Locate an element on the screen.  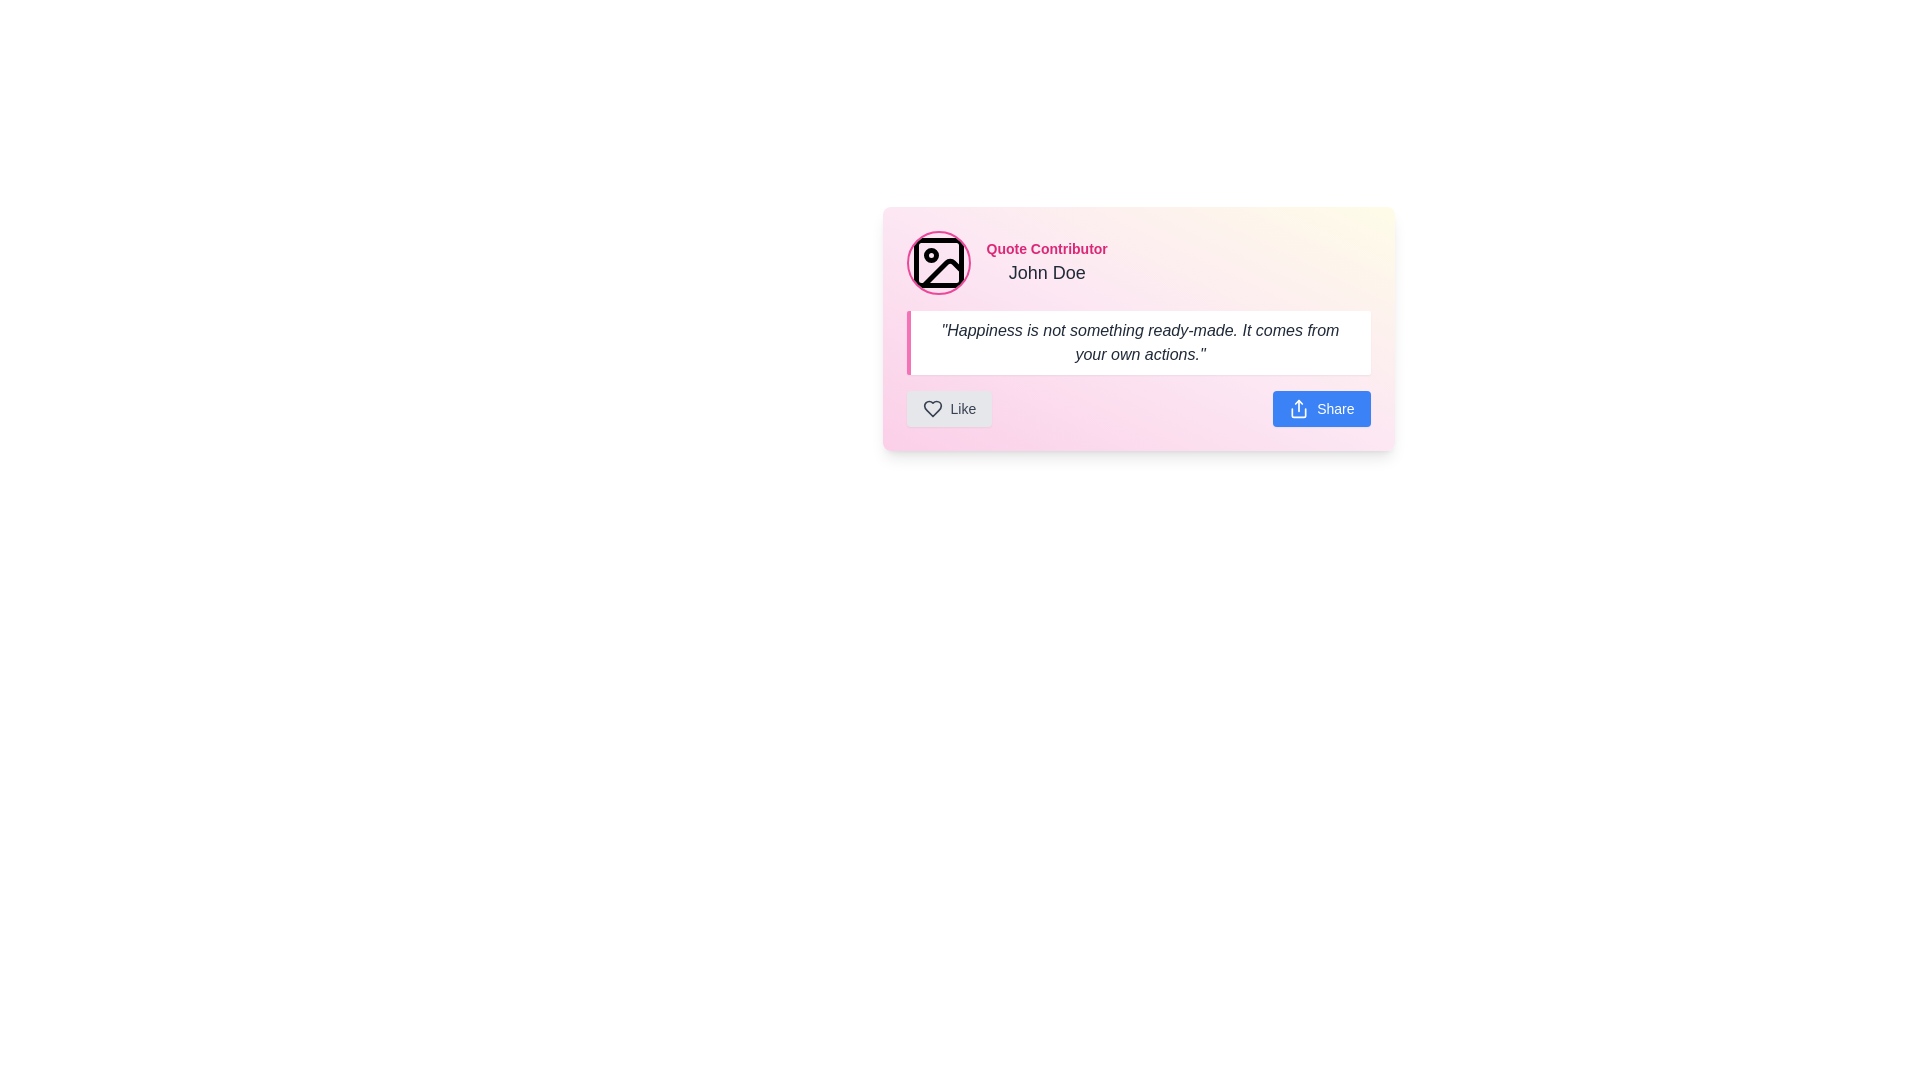
the 'Share' button, which is a rectangular button with a blue background and a white text label is located at coordinates (1321, 407).